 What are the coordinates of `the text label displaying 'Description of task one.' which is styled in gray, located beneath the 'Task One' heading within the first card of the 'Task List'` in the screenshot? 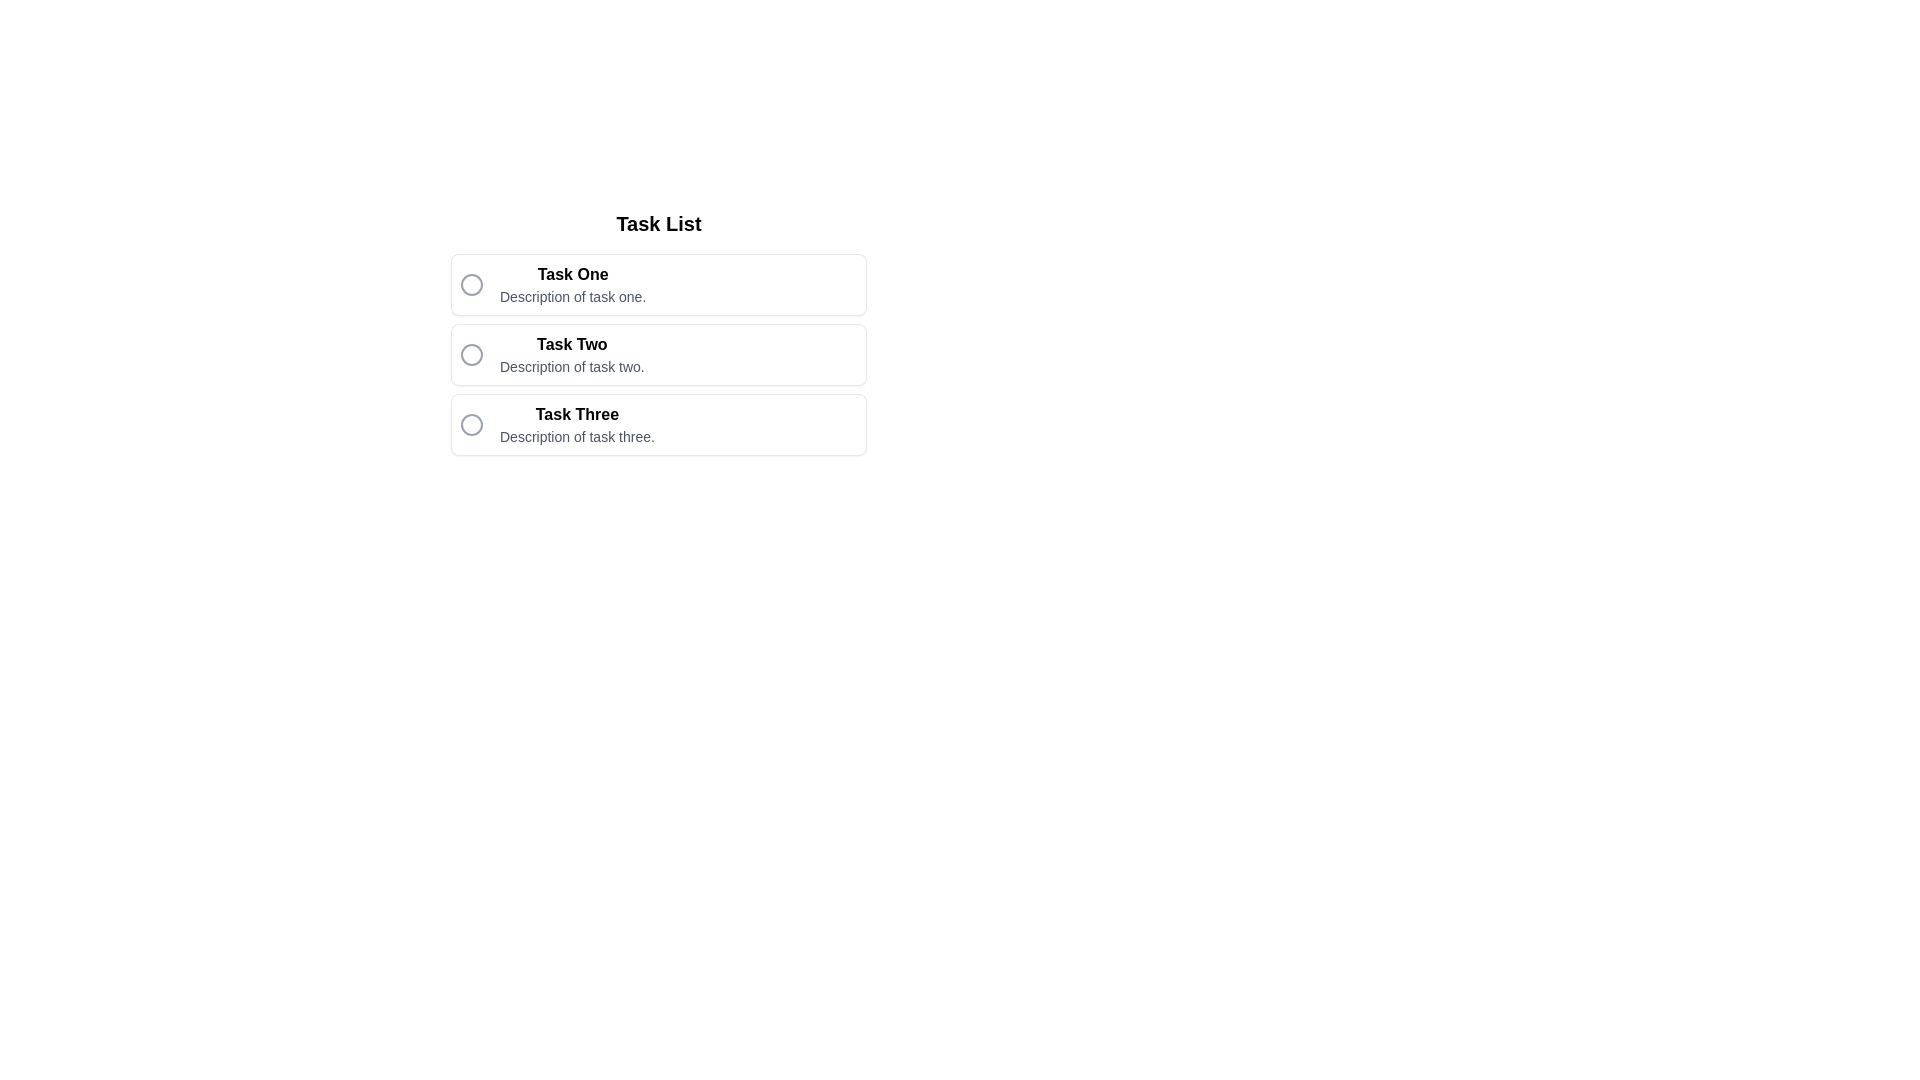 It's located at (572, 297).